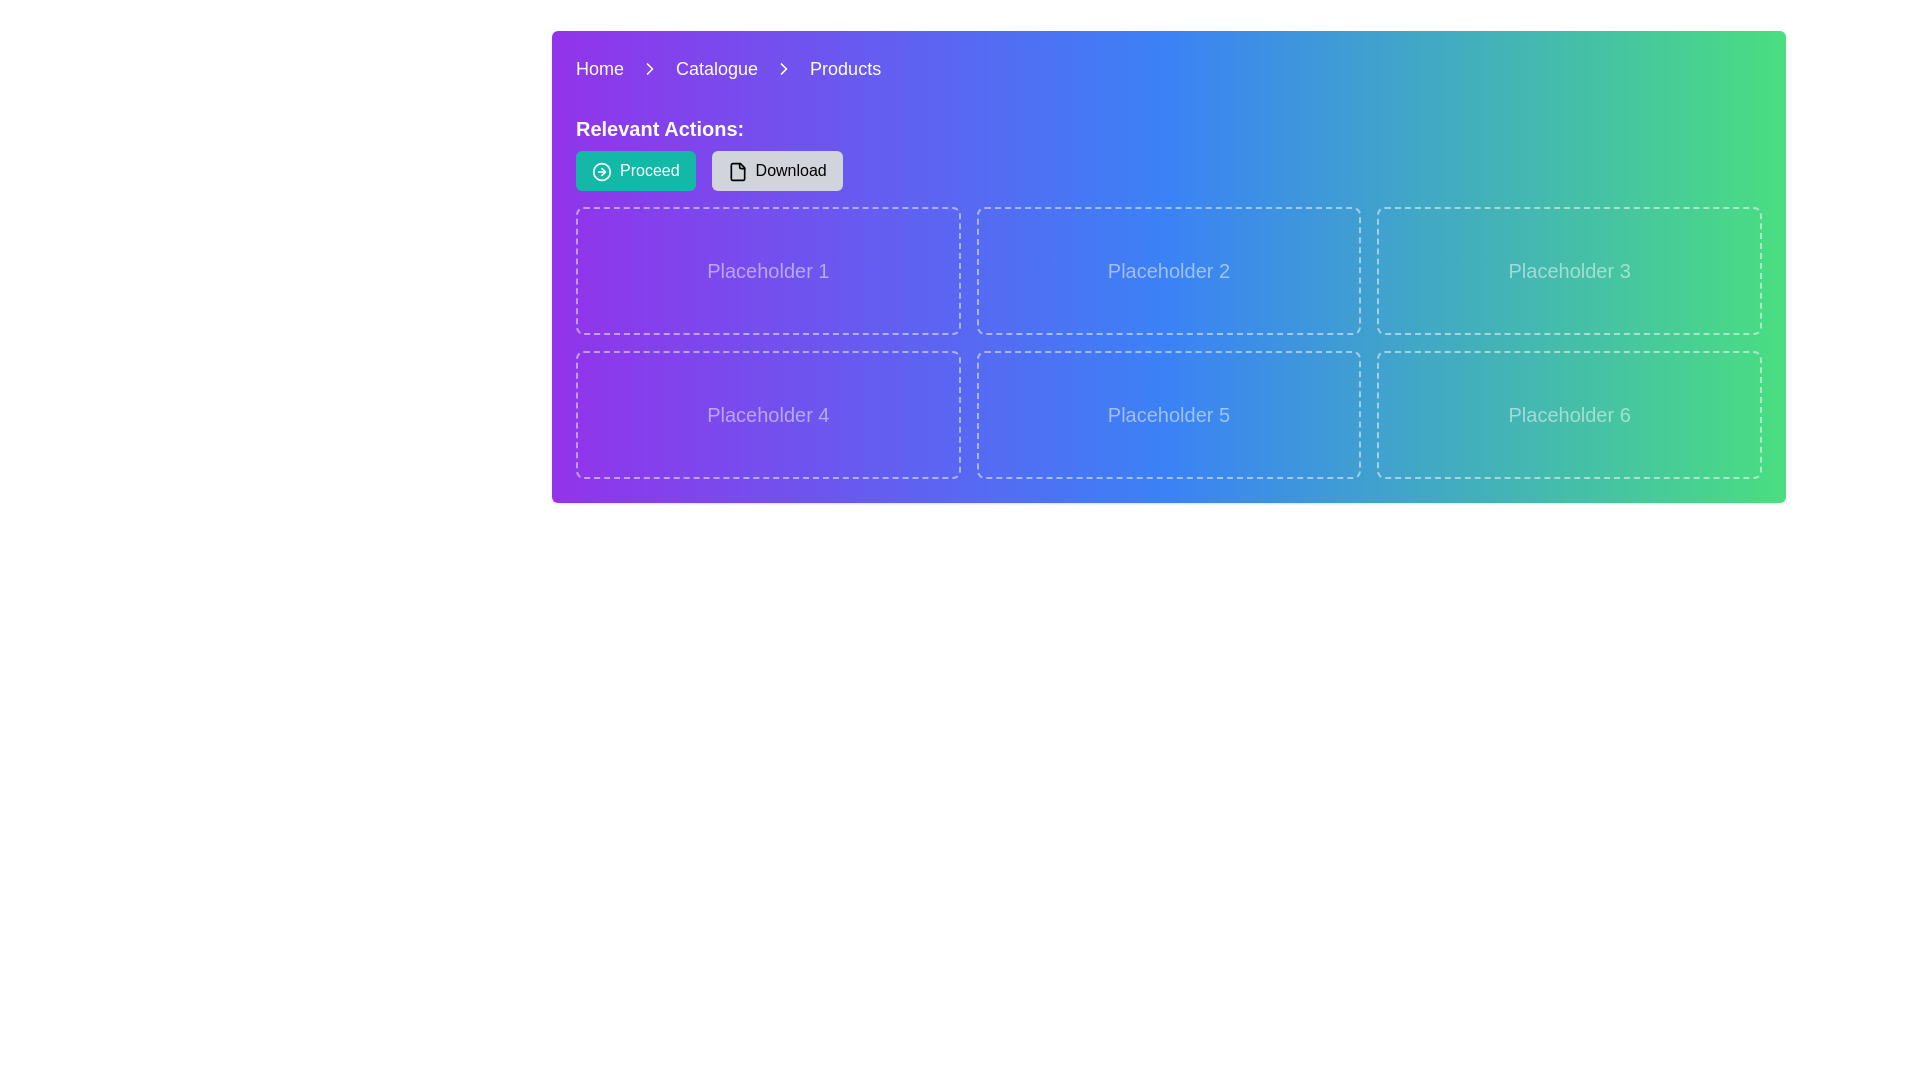 The image size is (1920, 1080). Describe the element at coordinates (1168, 414) in the screenshot. I see `the fifth placeholder box in the grid layout, located in the second row and second column, which serves as a visual representation for content not yet available` at that location.